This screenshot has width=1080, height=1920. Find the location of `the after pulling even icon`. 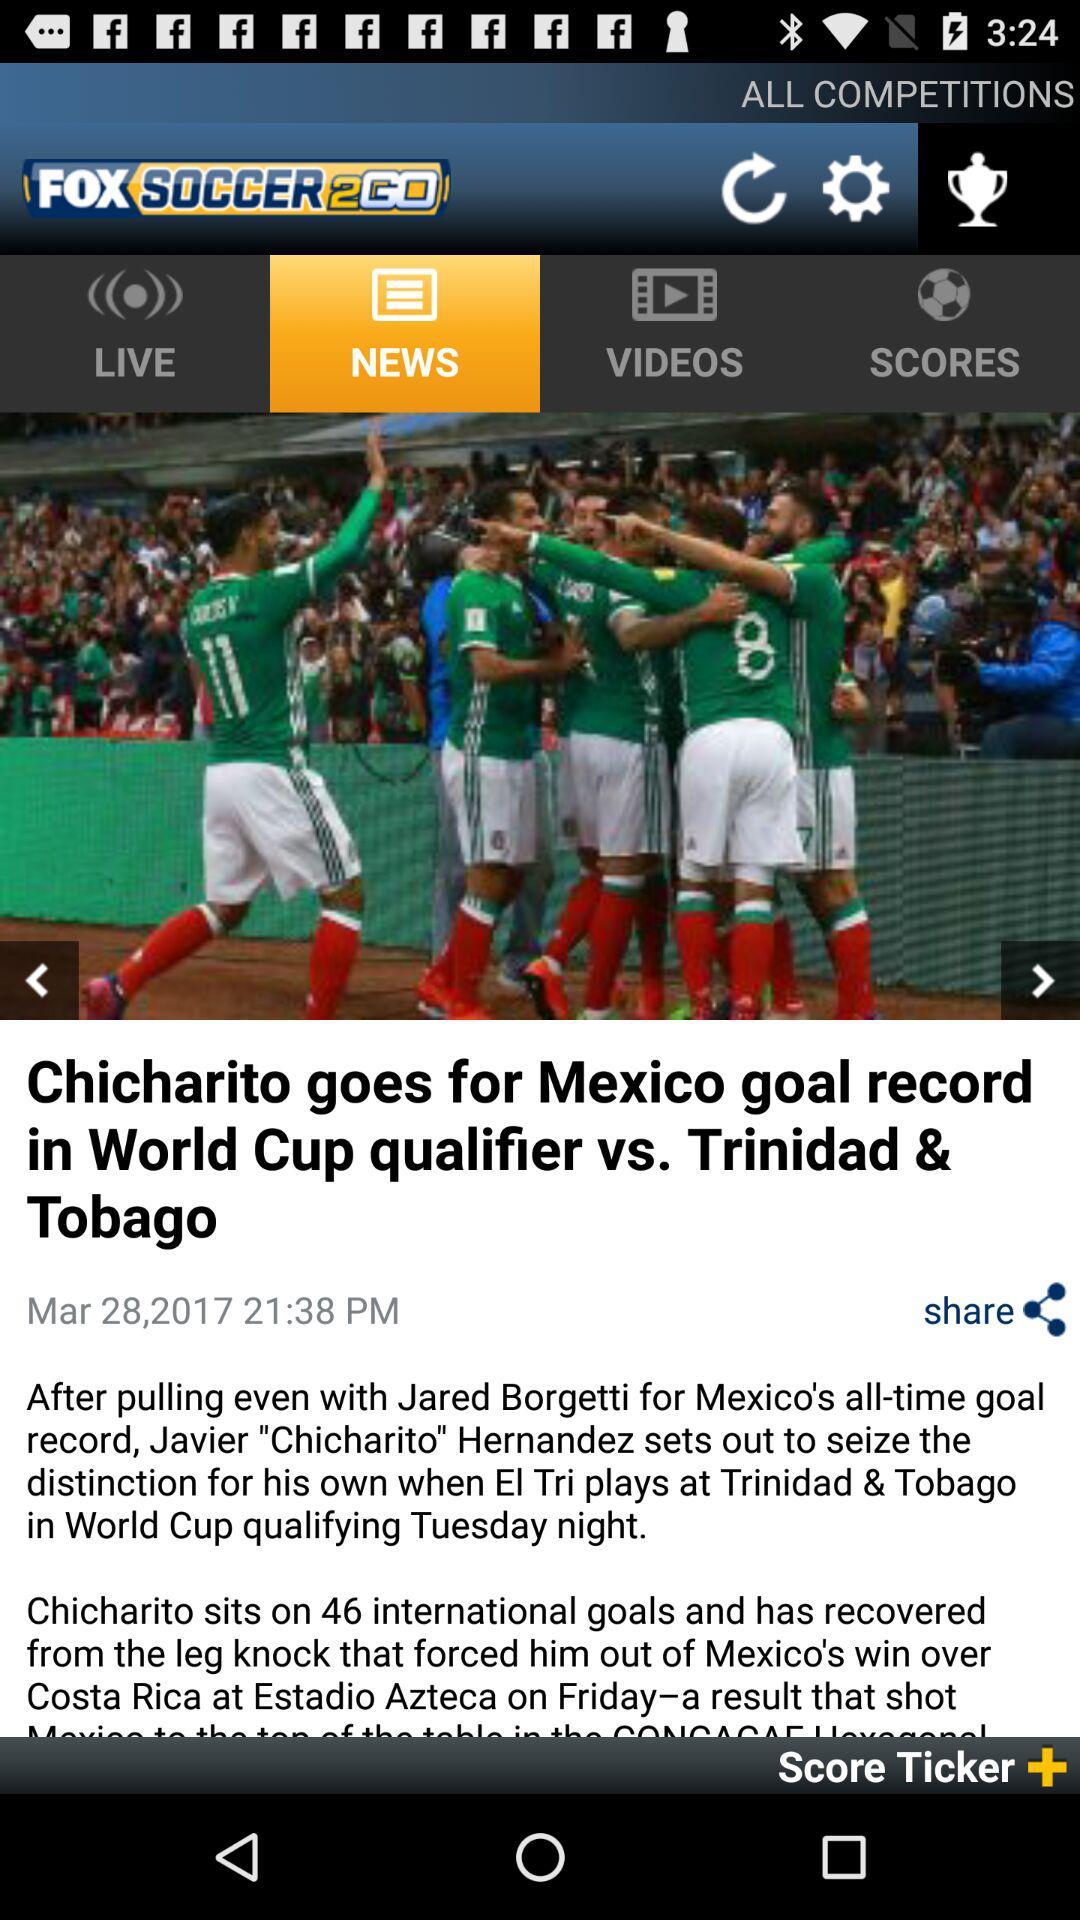

the after pulling even icon is located at coordinates (540, 1553).